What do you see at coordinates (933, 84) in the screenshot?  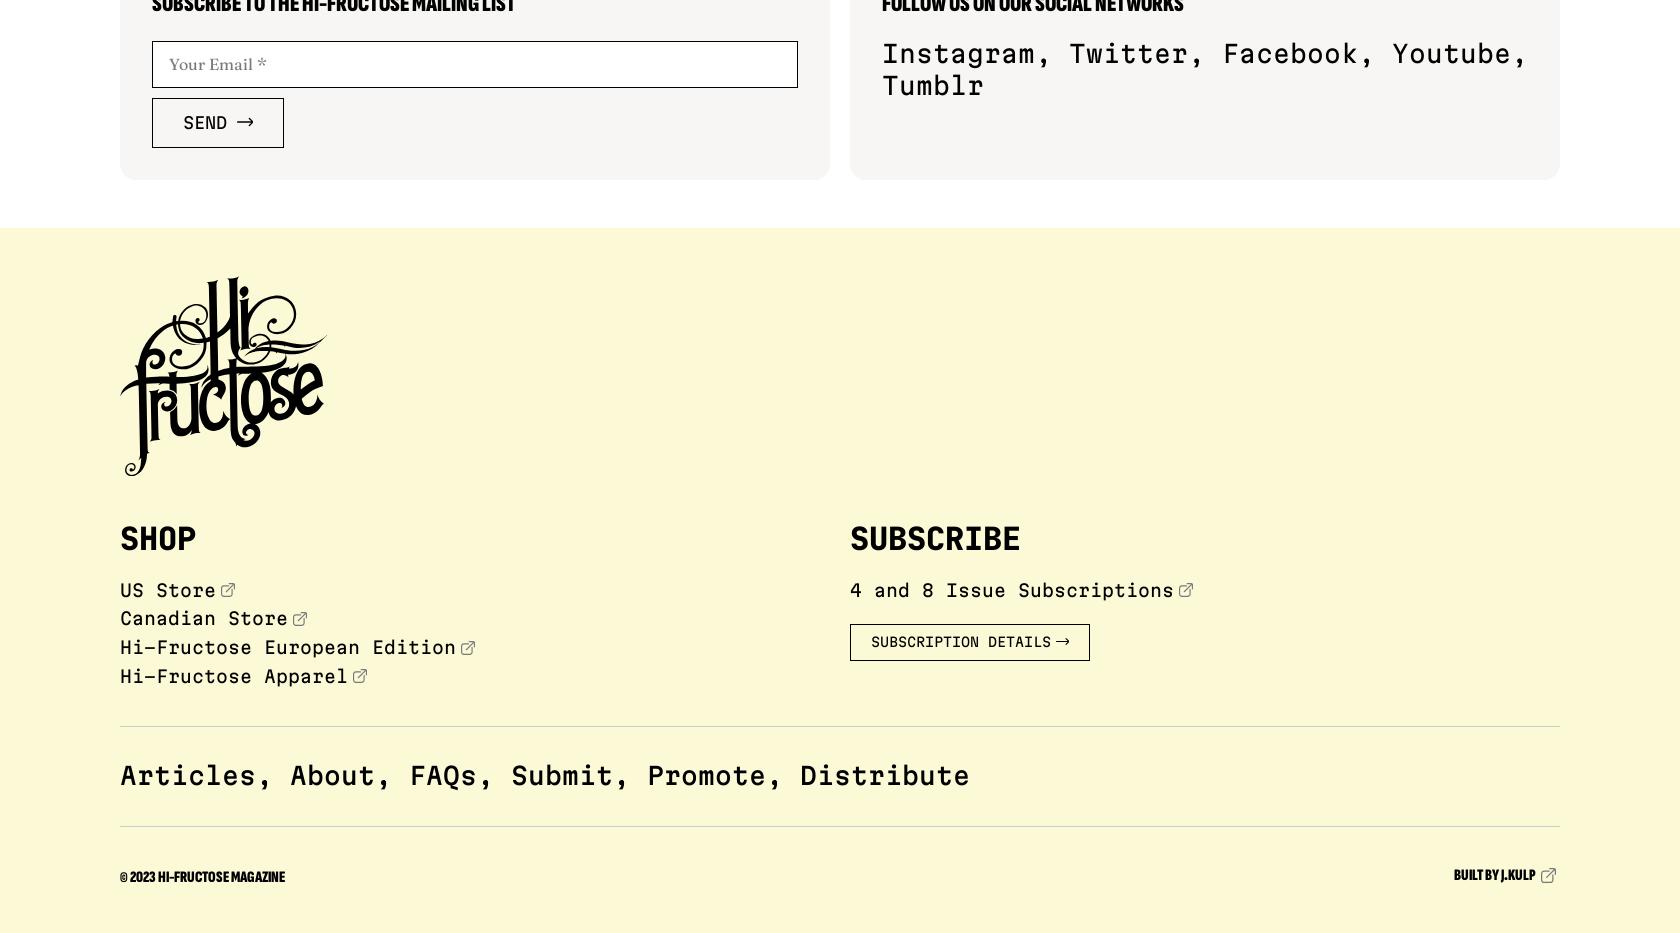 I see `'Tumblr'` at bounding box center [933, 84].